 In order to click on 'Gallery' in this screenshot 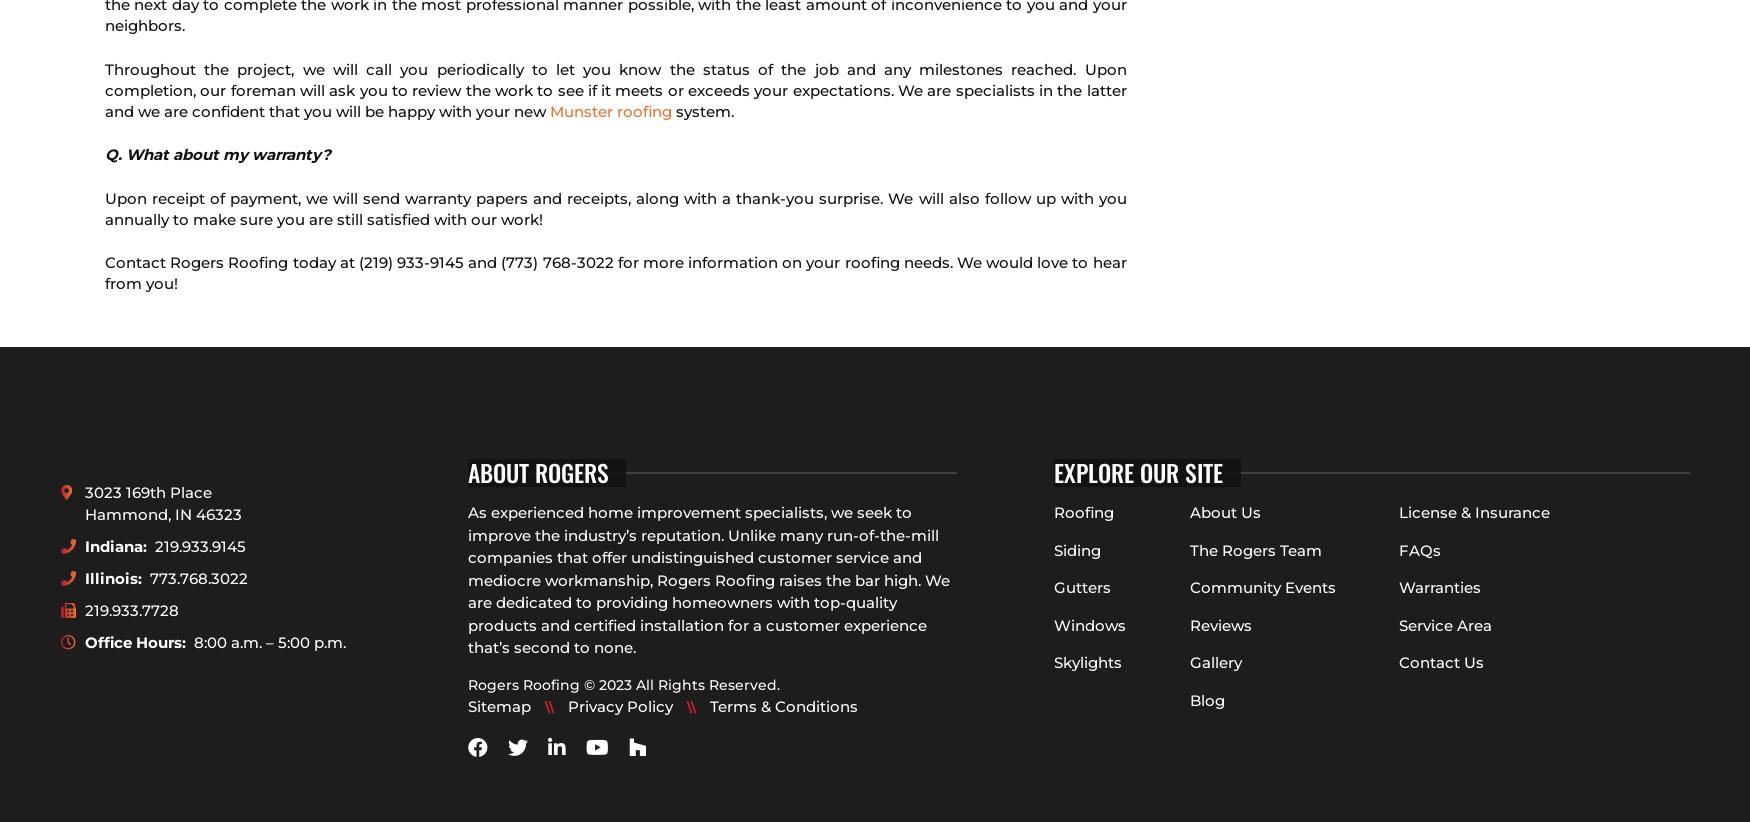, I will do `click(1188, 661)`.